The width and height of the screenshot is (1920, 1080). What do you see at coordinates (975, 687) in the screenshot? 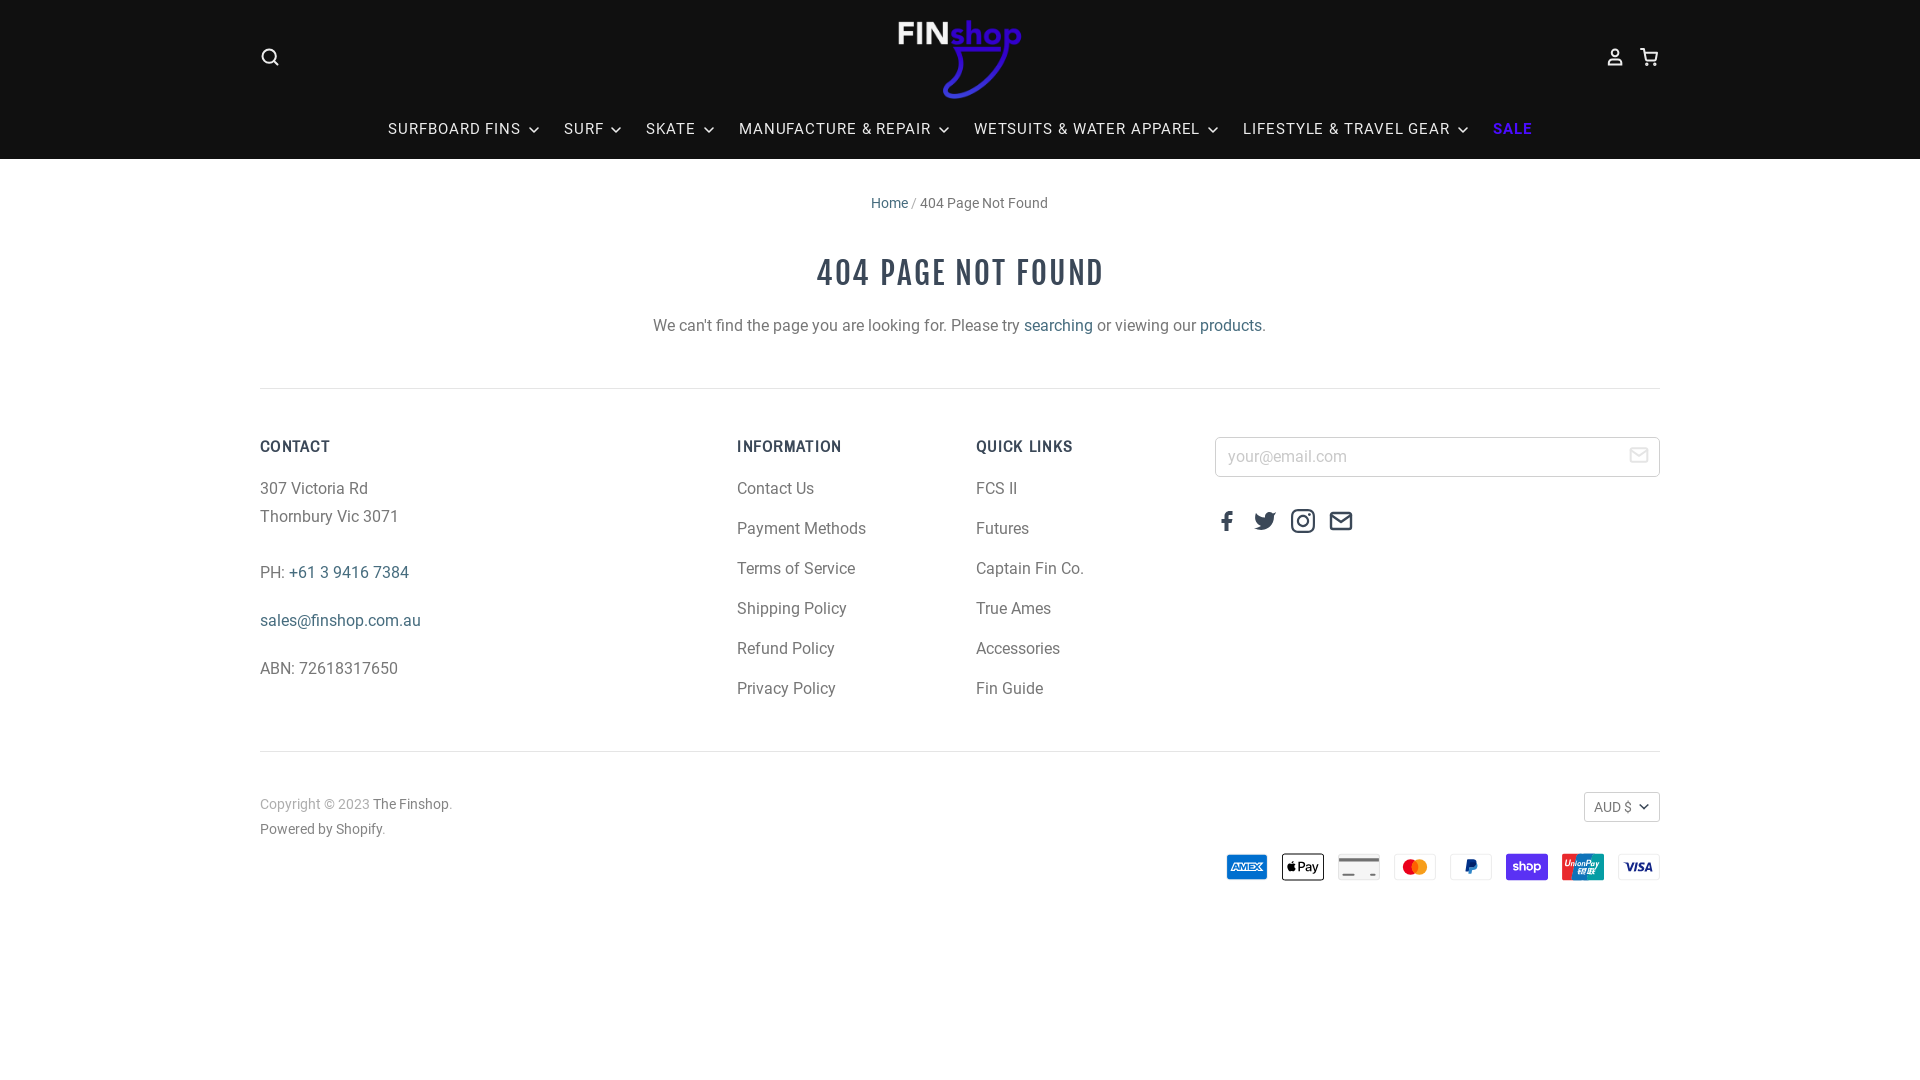
I see `'Fin Guide'` at bounding box center [975, 687].